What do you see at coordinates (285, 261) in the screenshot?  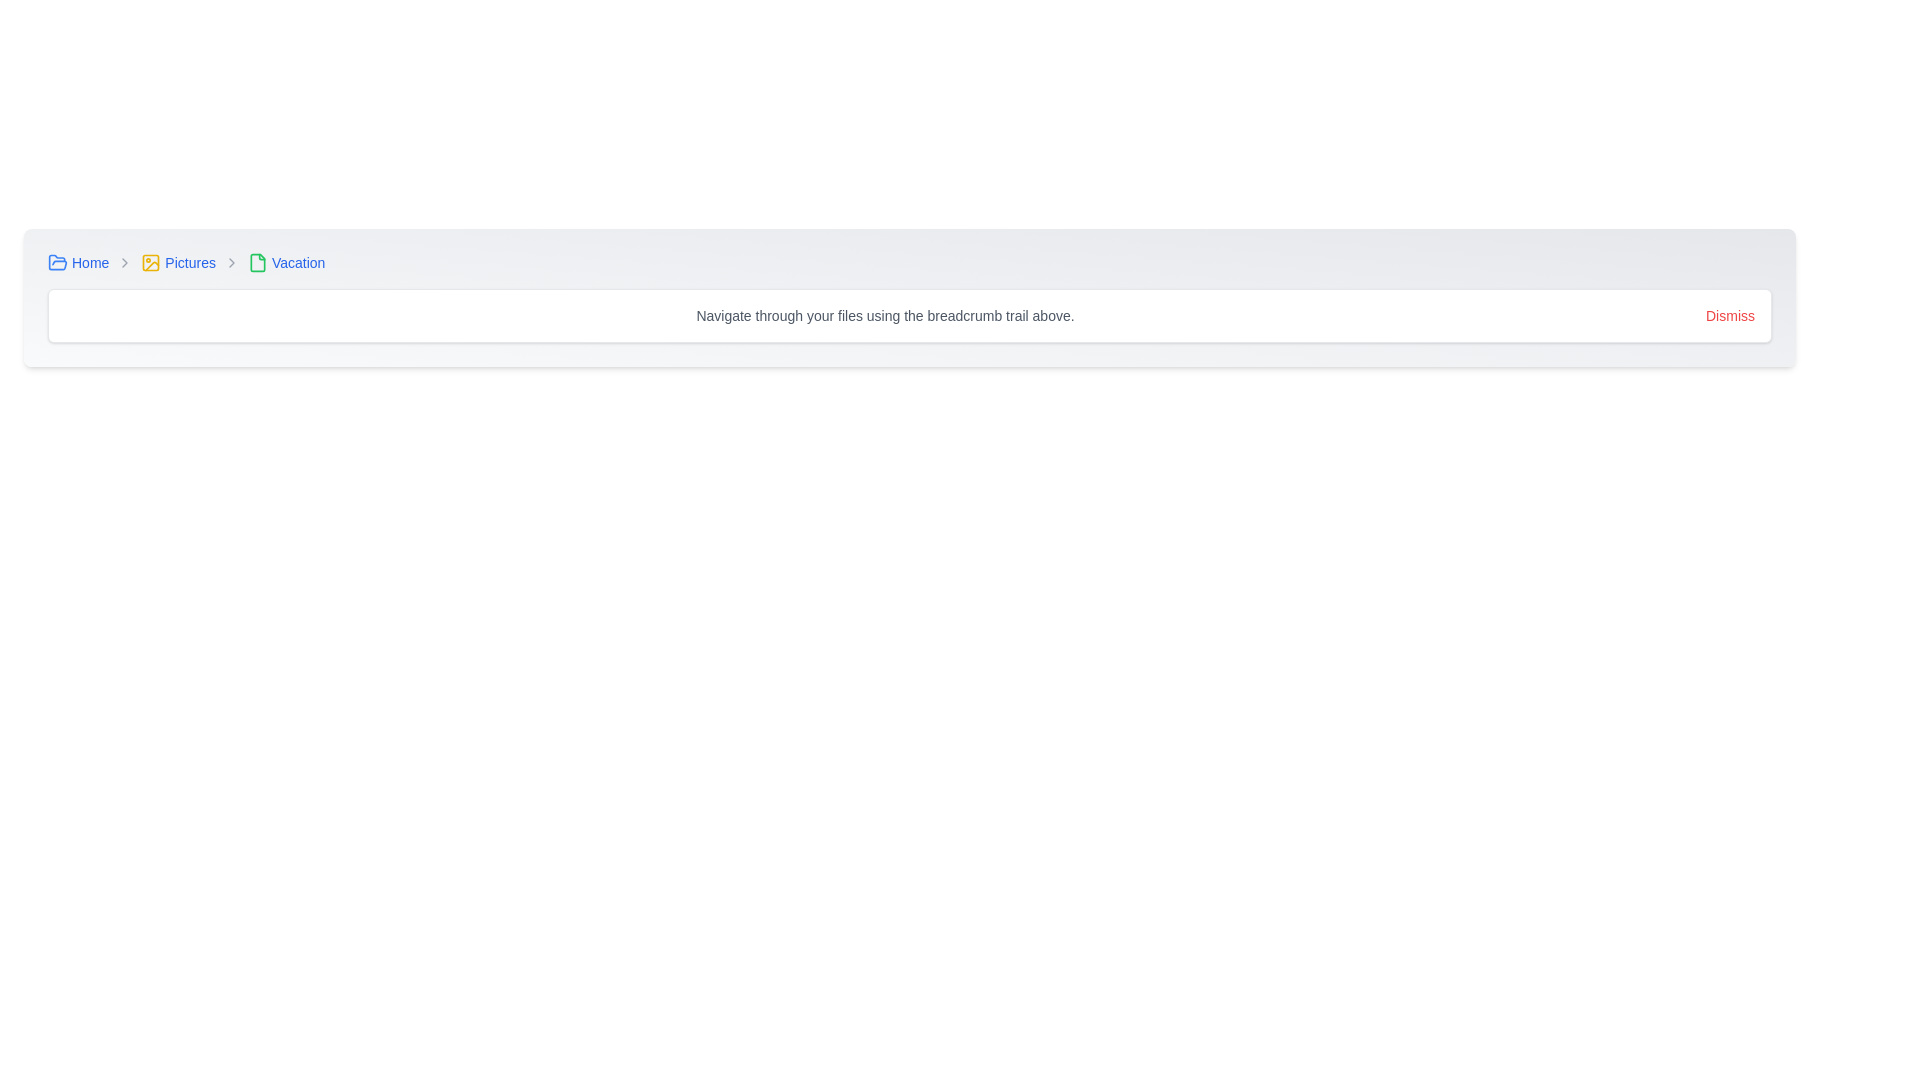 I see `the breadcrumb navigation link for 'Vacation'` at bounding box center [285, 261].